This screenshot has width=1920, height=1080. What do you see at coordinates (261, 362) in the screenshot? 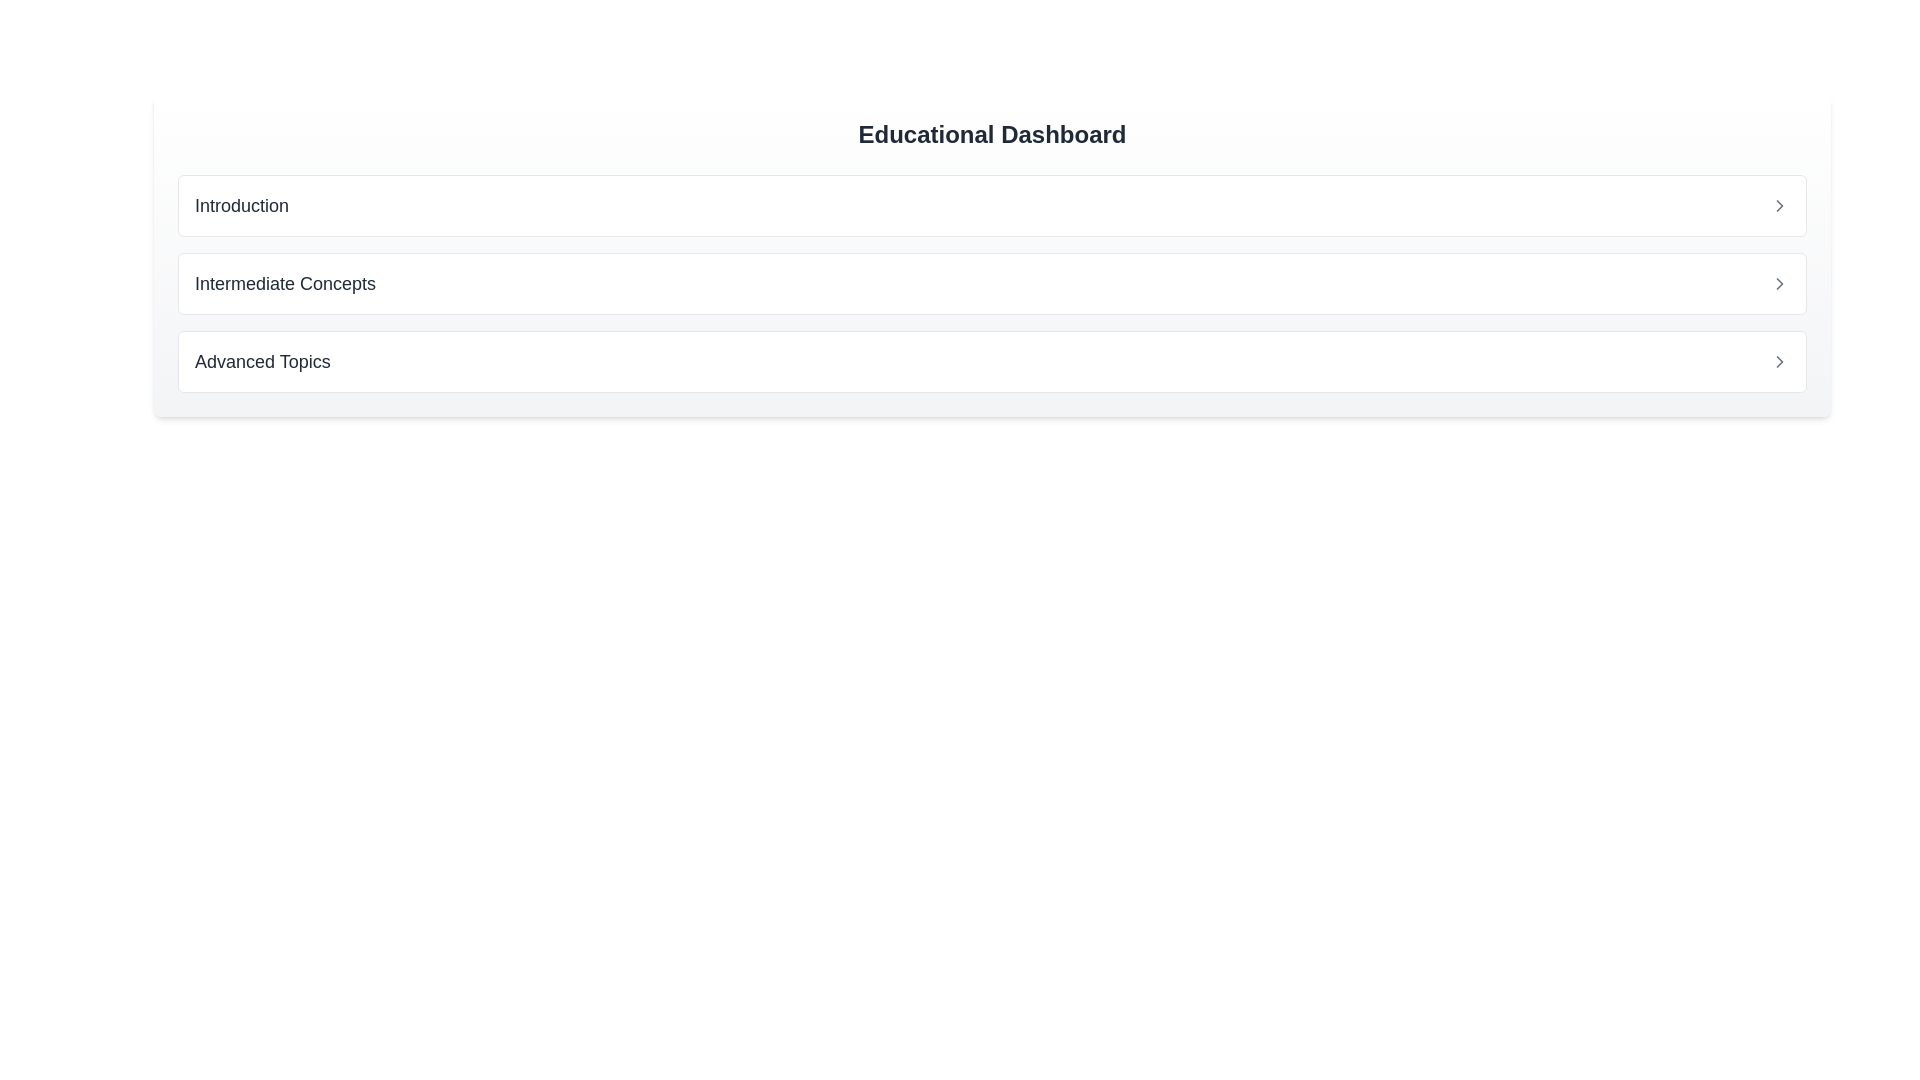
I see `the text label 'Advanced Topics' which is styled in a medium-sized bold dark gray font and located in the third row of the navigation list under 'Educational Dashboard'` at bounding box center [261, 362].